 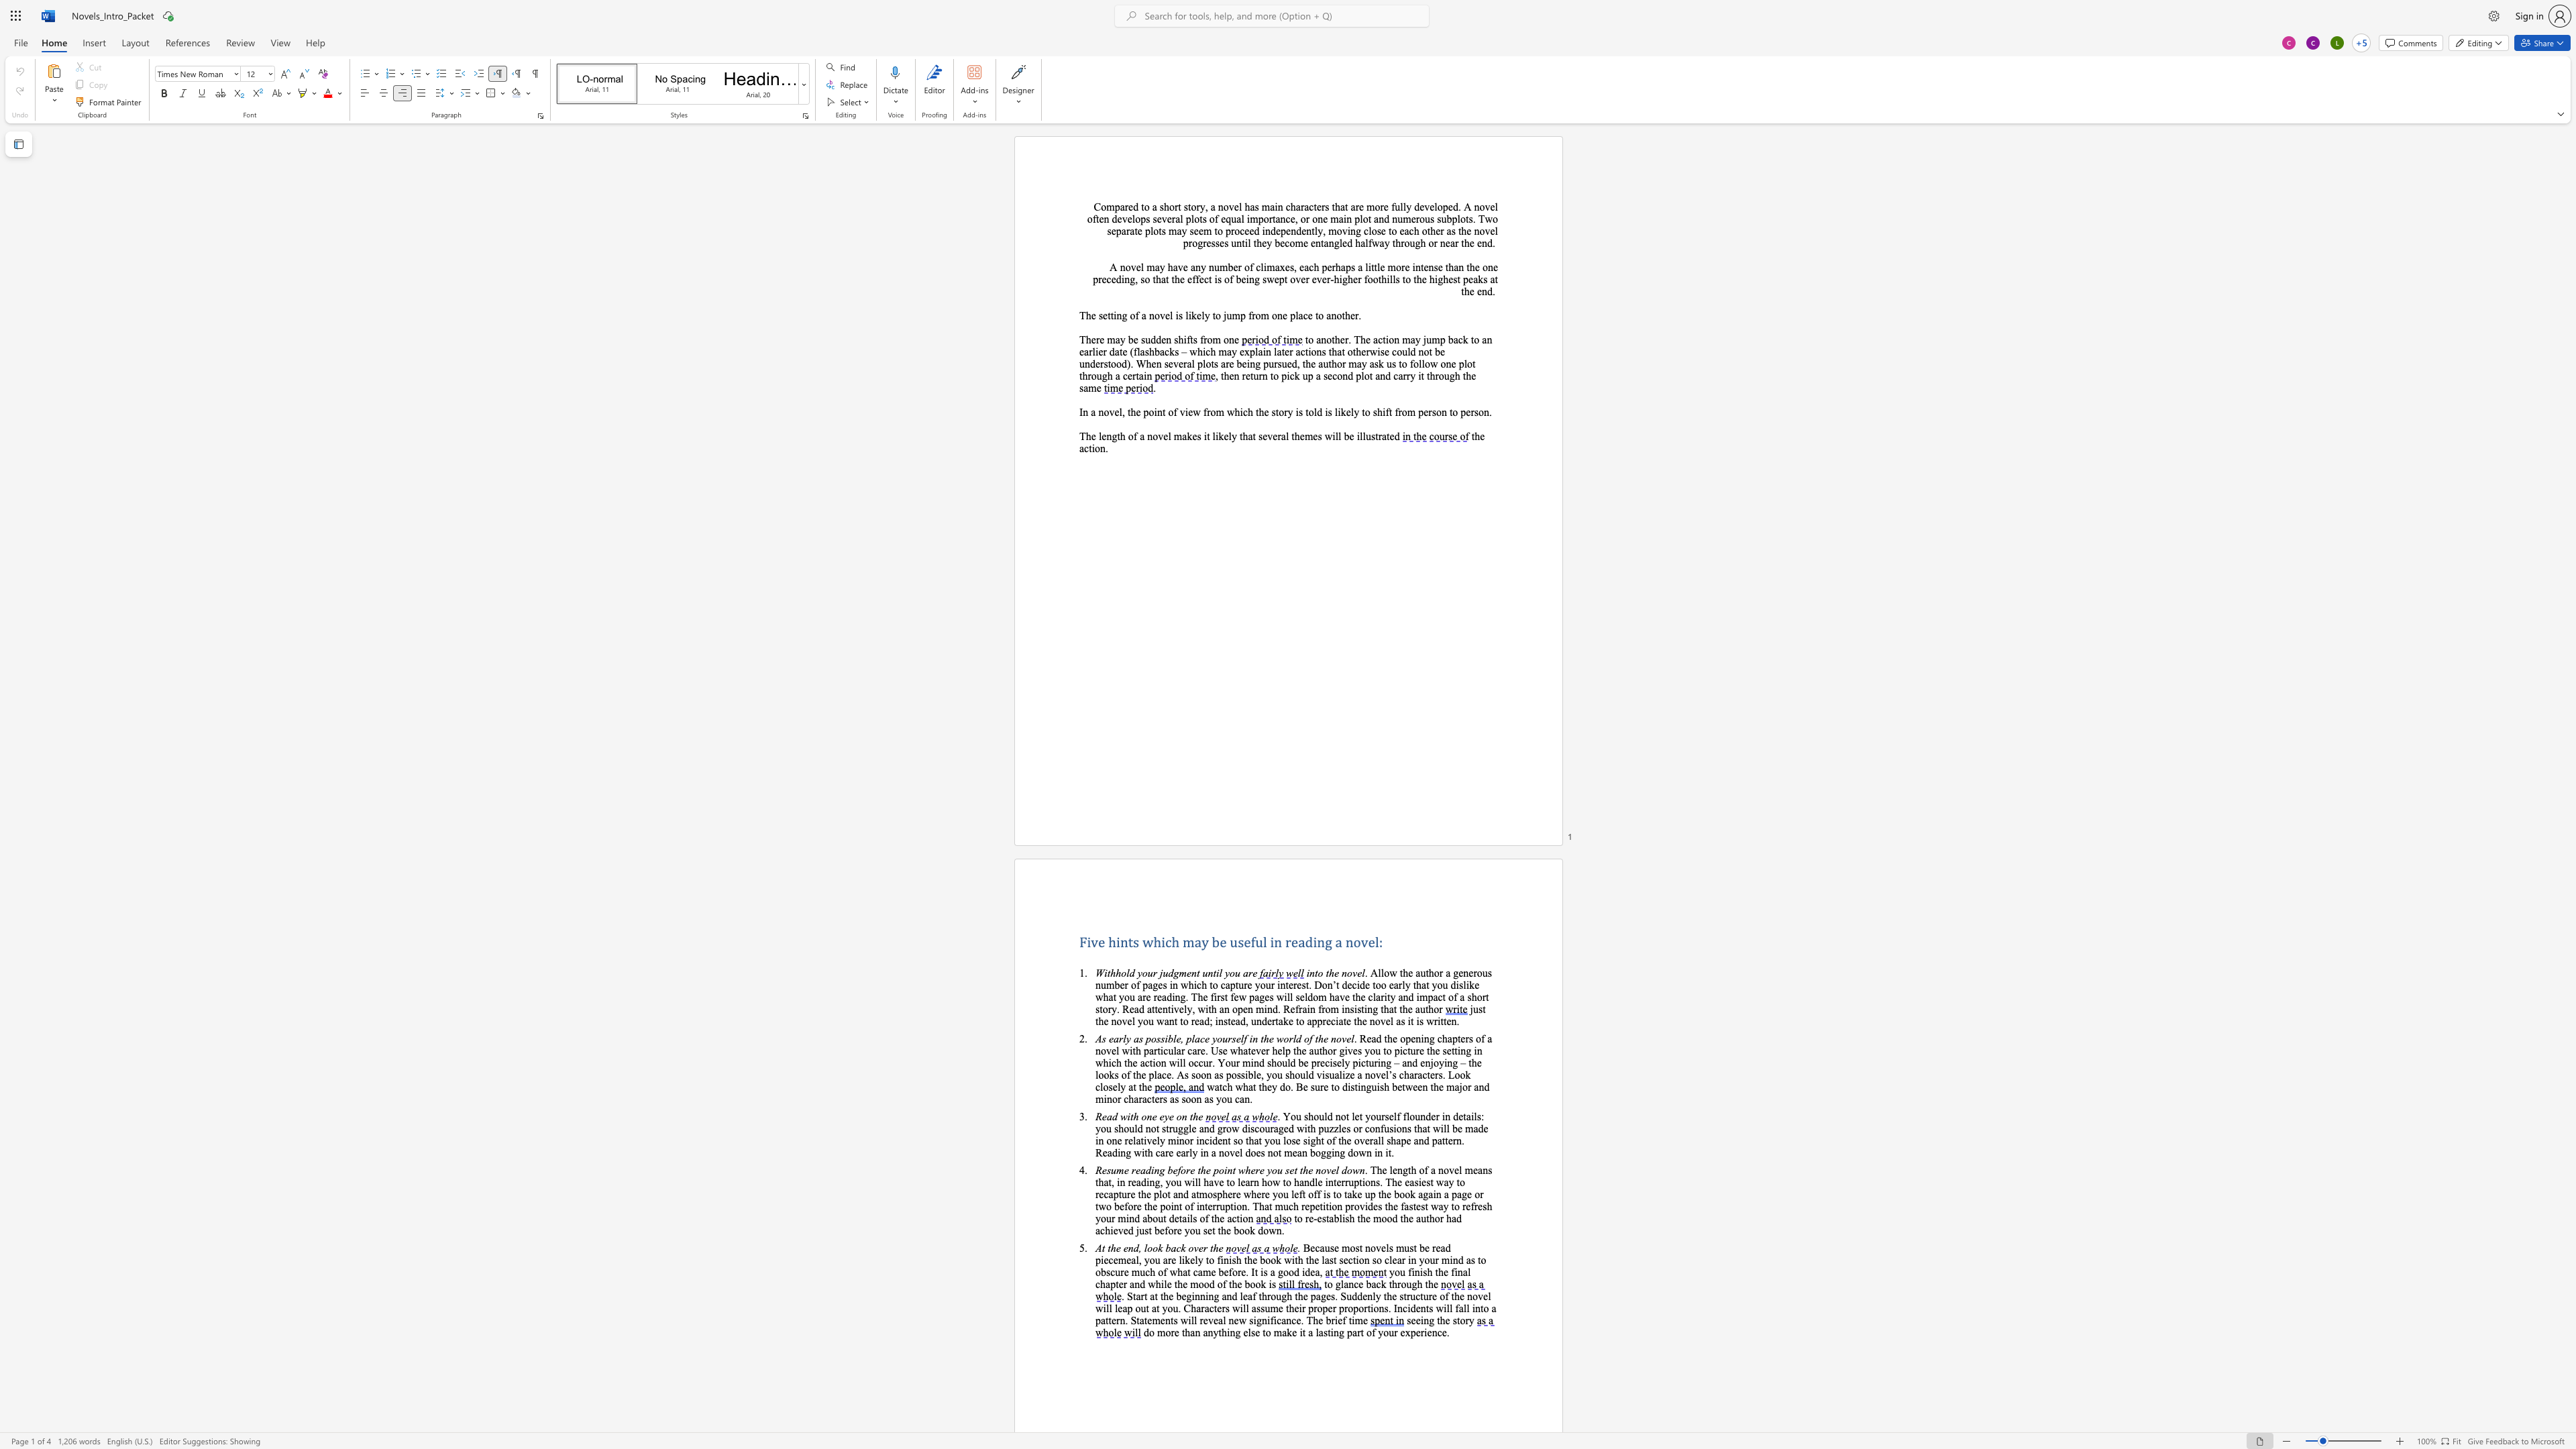 What do you see at coordinates (1292, 206) in the screenshot?
I see `the 3th character "h" in the text` at bounding box center [1292, 206].